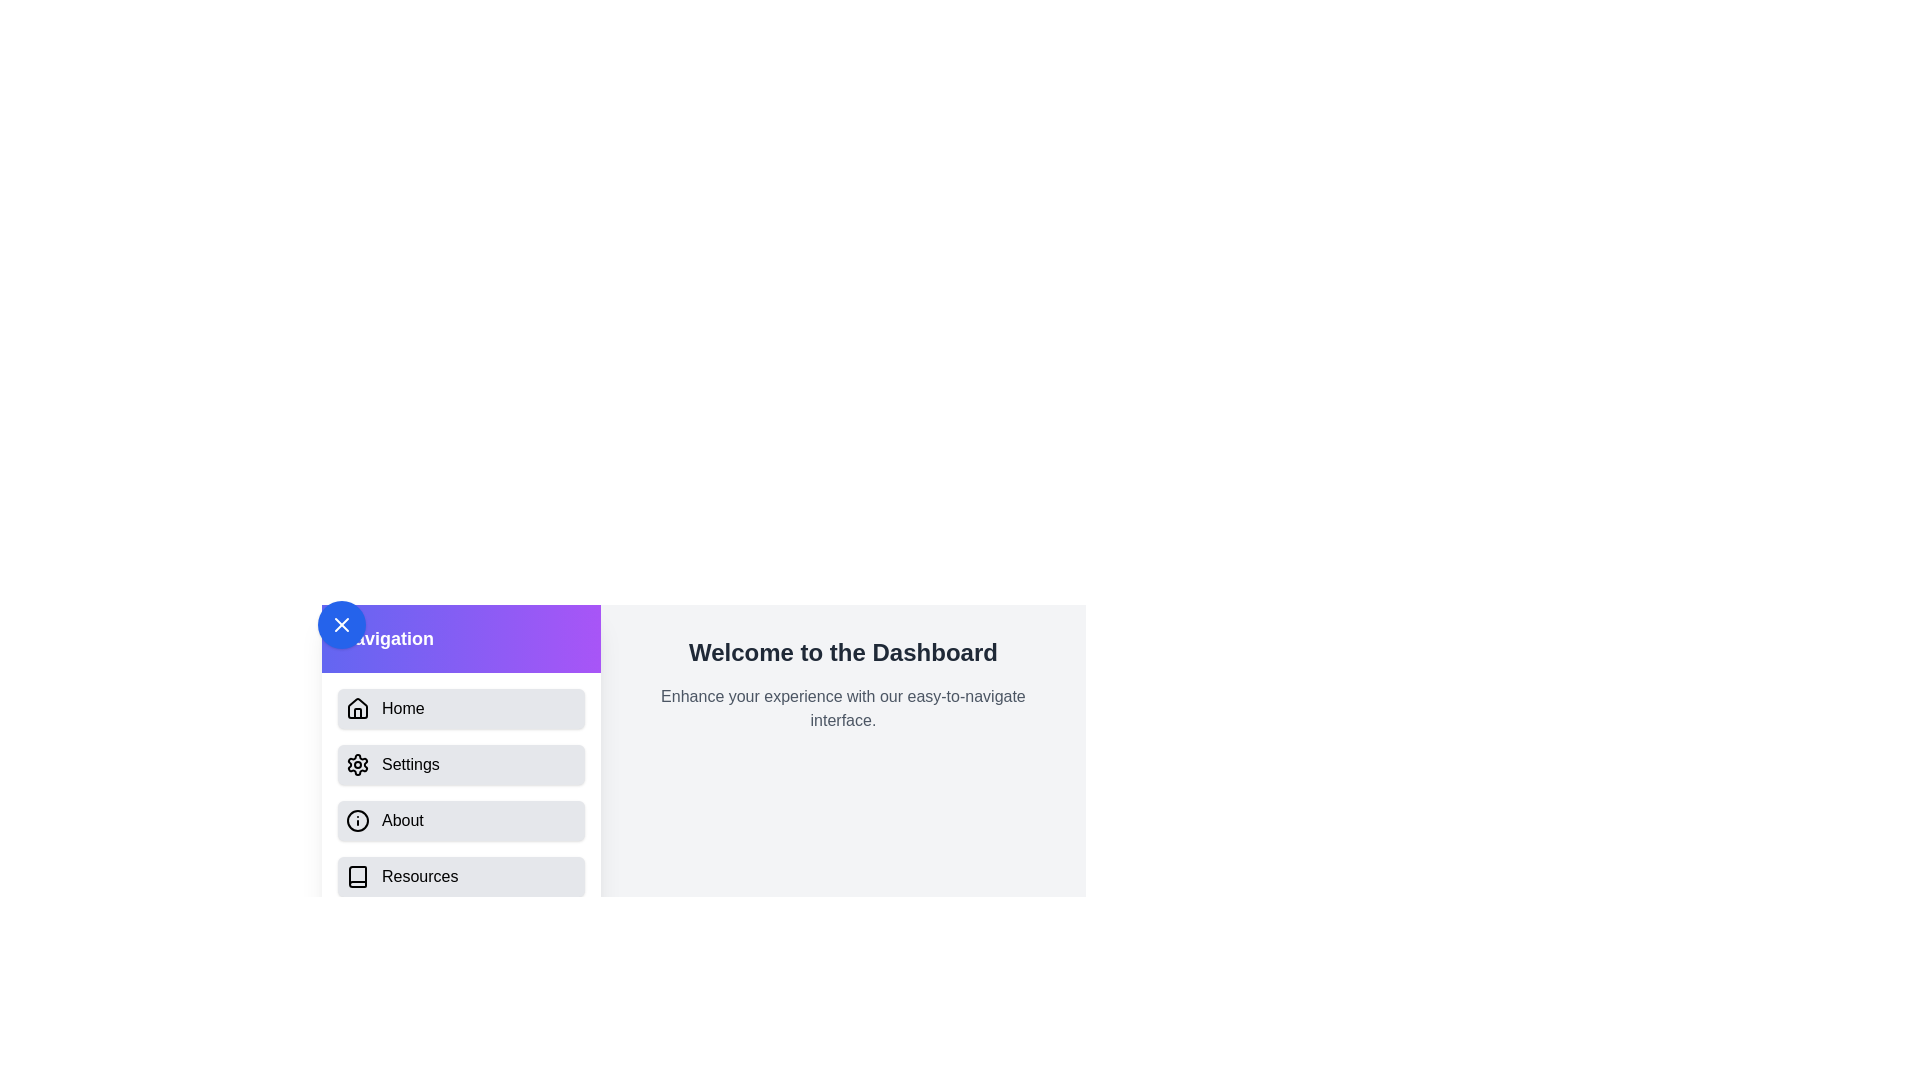  What do you see at coordinates (459, 875) in the screenshot?
I see `the menu item labeled Resources from the drawer` at bounding box center [459, 875].